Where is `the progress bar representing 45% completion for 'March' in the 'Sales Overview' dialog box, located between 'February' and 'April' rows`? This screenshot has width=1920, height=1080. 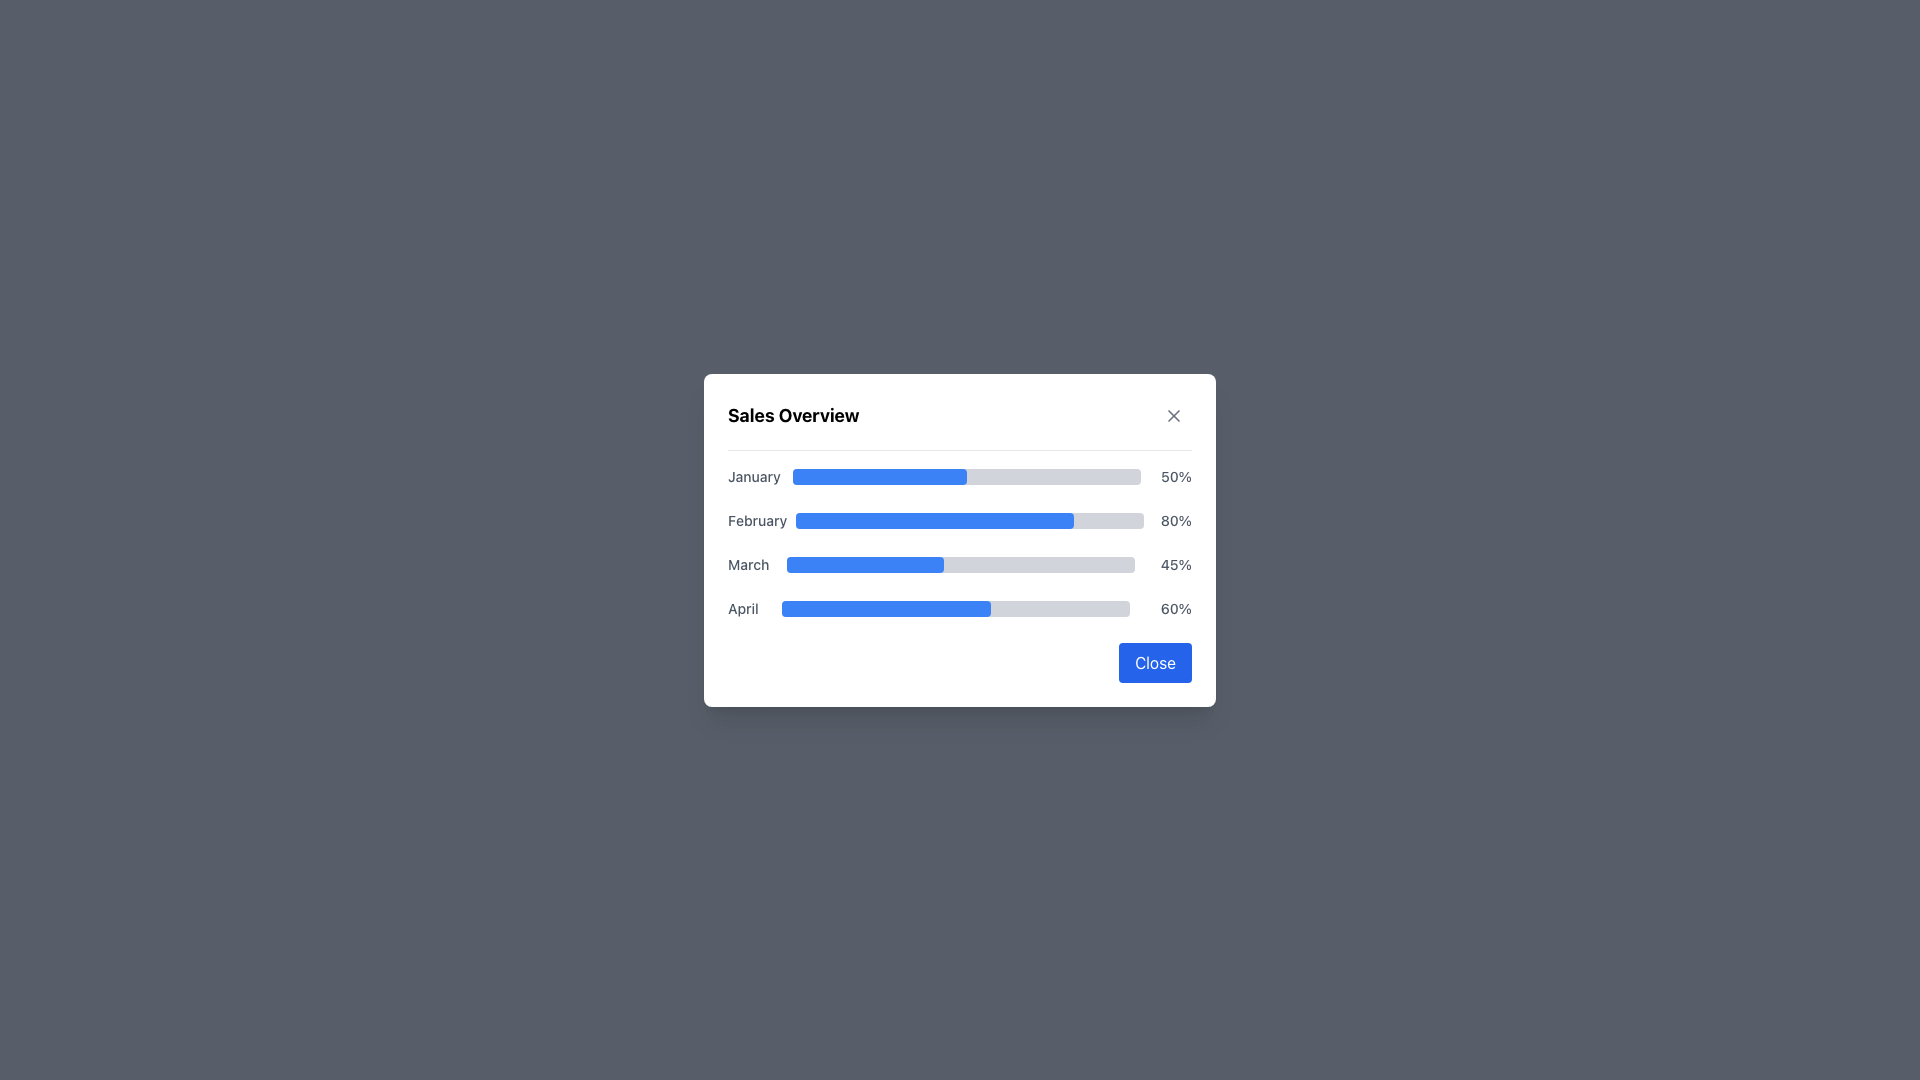
the progress bar representing 45% completion for 'March' in the 'Sales Overview' dialog box, located between 'February' and 'April' rows is located at coordinates (960, 564).